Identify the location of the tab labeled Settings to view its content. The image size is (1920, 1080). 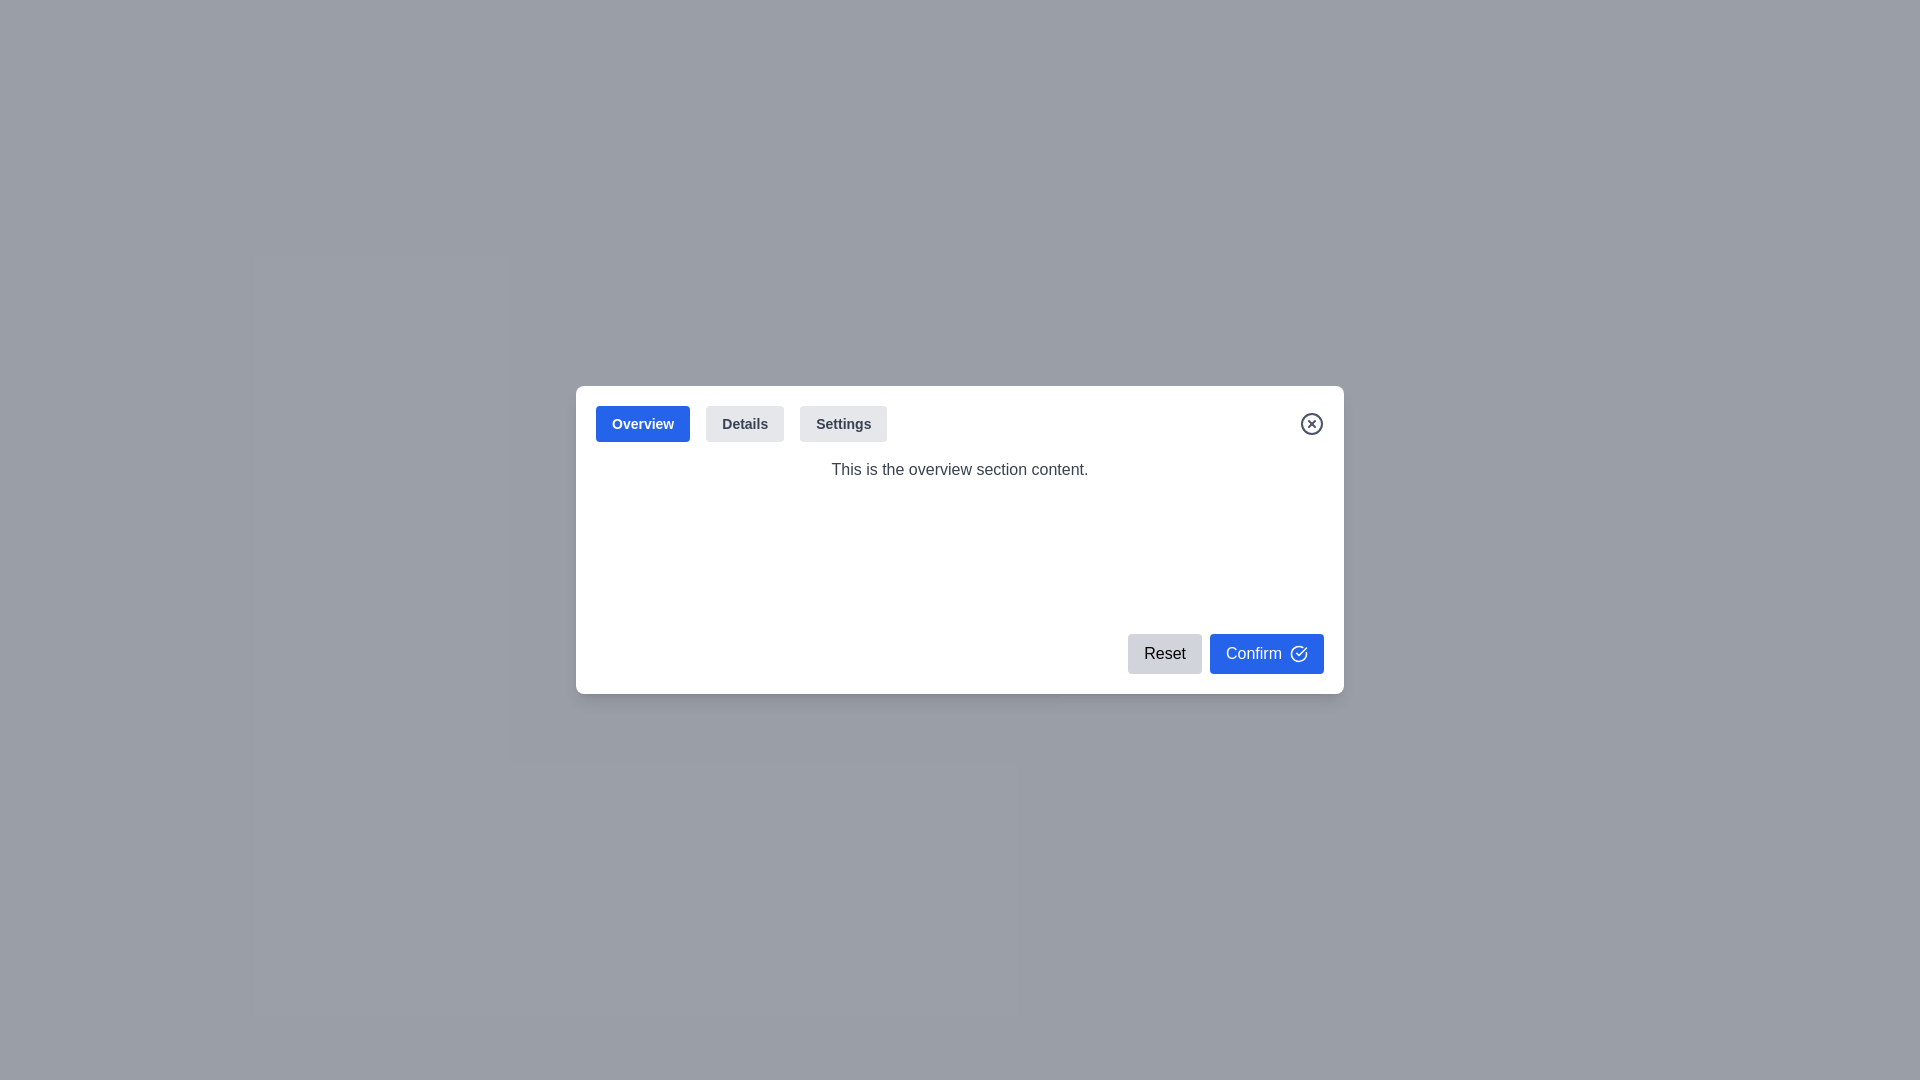
(843, 423).